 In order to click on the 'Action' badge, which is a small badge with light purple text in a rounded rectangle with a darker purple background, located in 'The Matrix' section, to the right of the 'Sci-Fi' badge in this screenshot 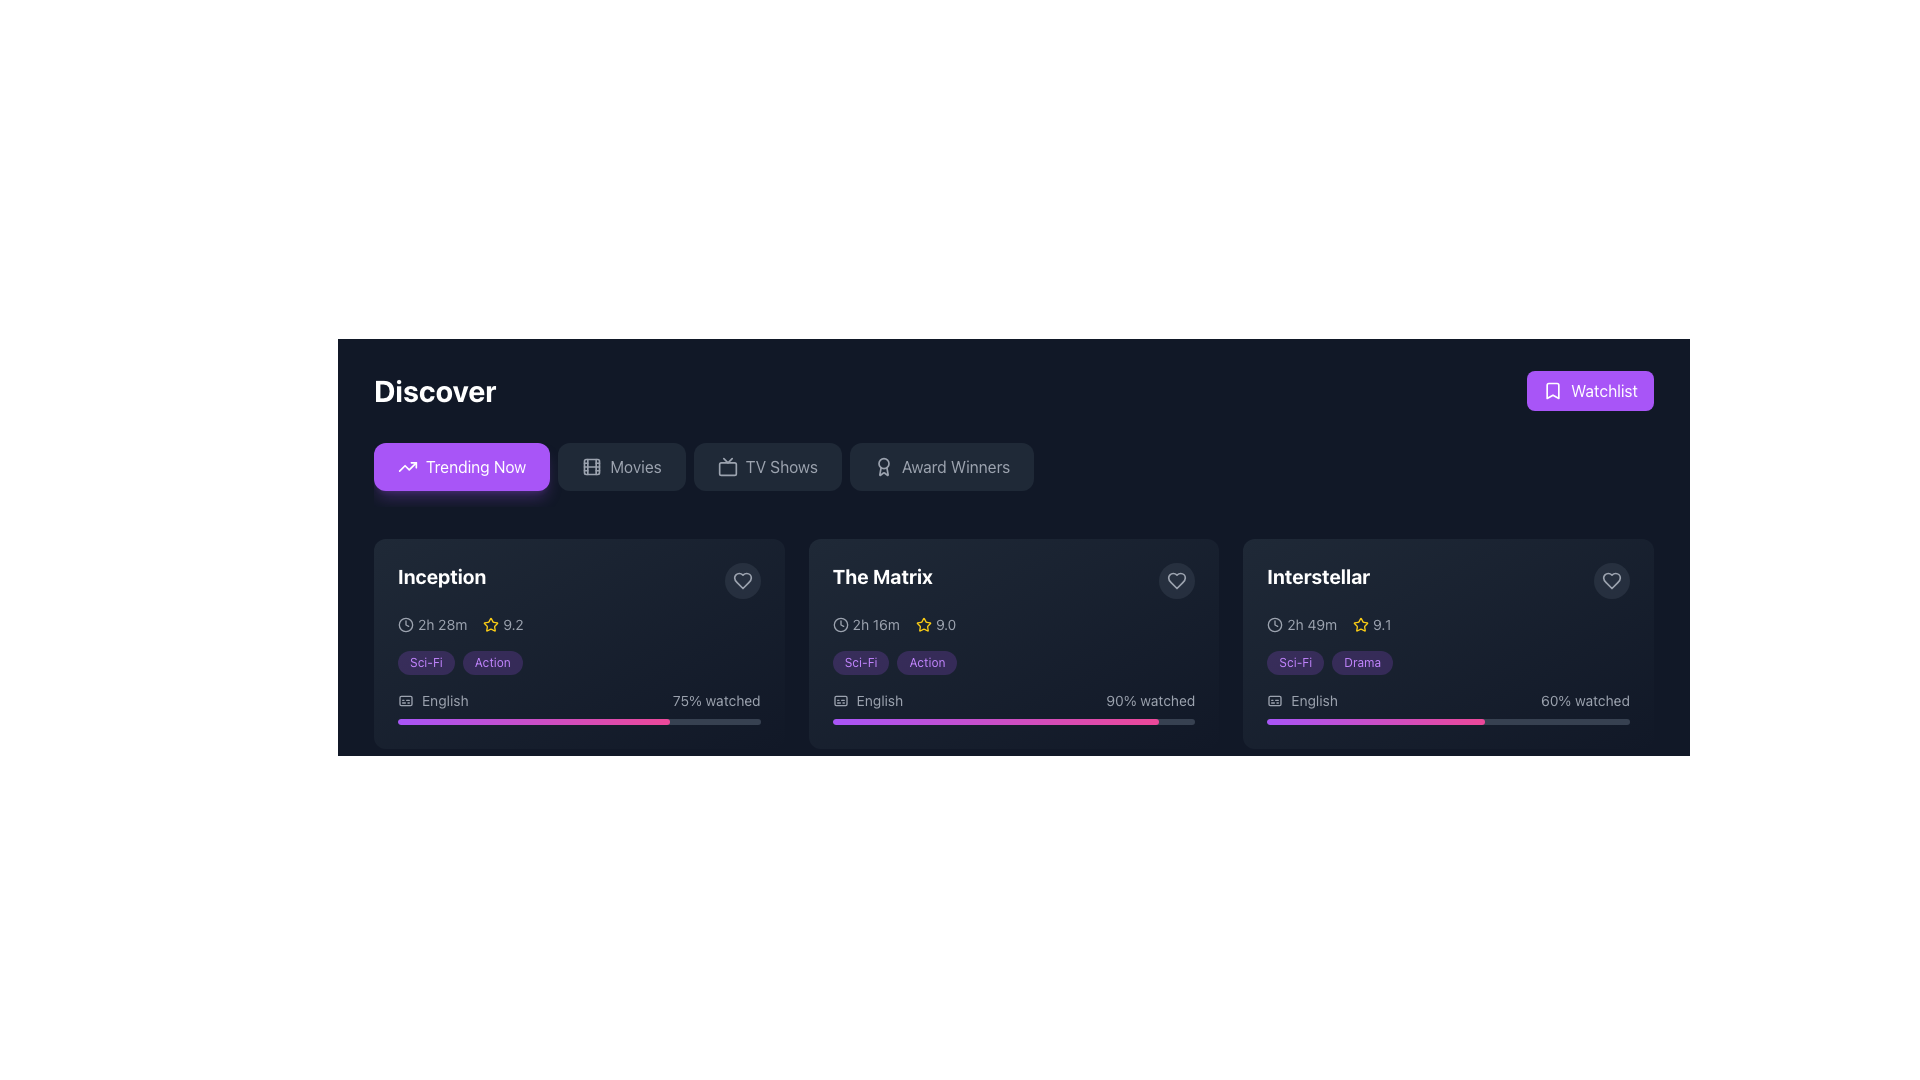, I will do `click(926, 663)`.